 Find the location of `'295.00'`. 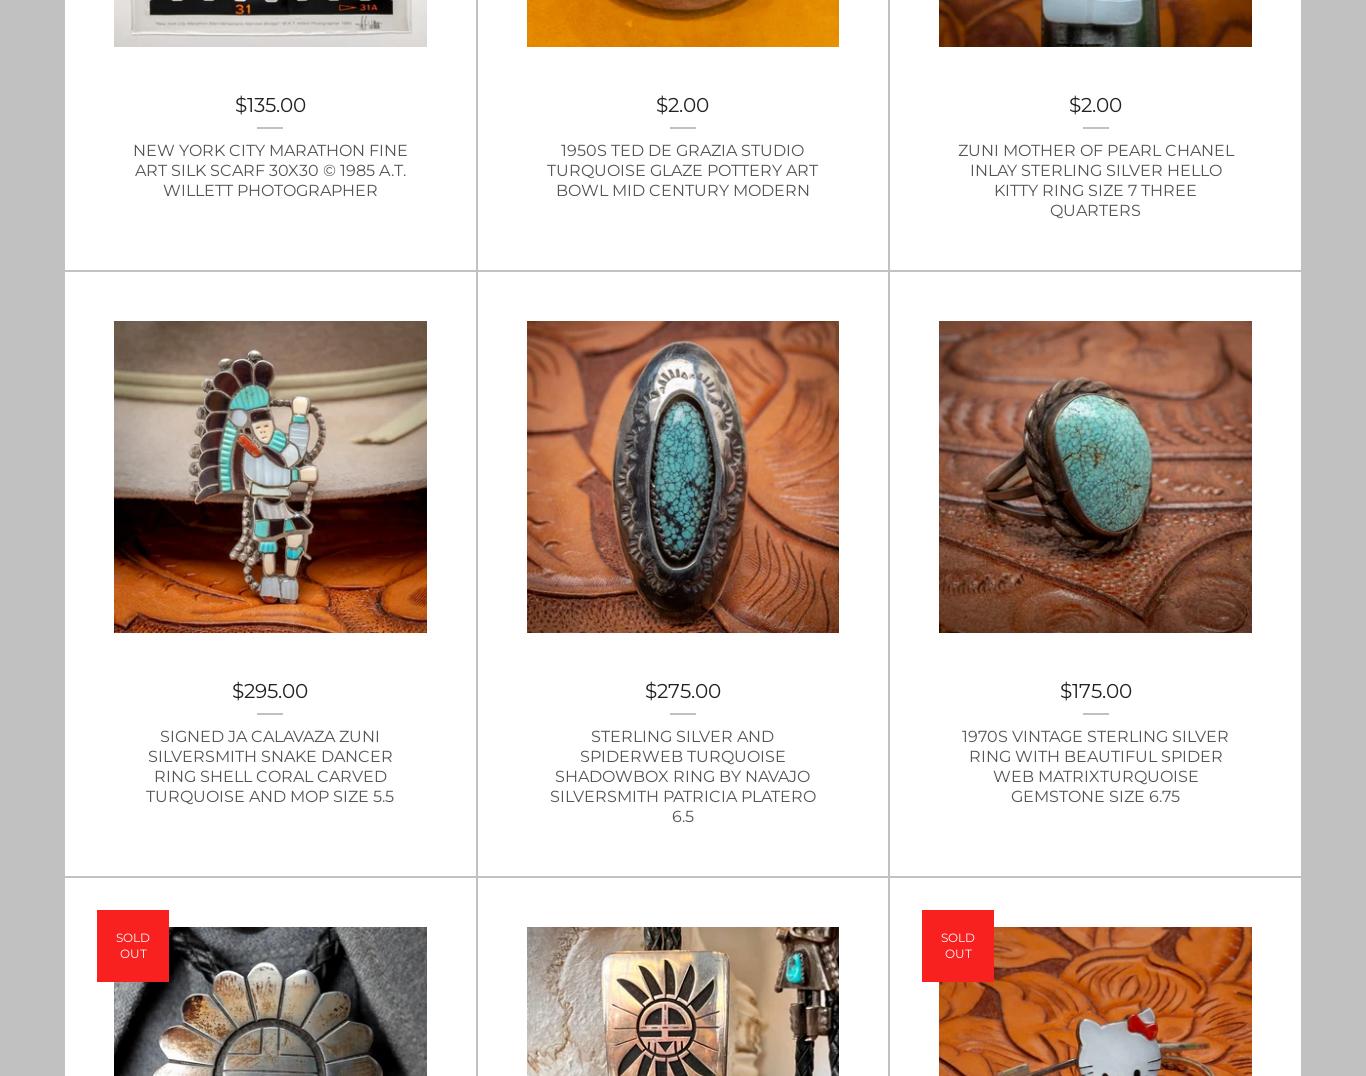

'295.00' is located at coordinates (275, 691).